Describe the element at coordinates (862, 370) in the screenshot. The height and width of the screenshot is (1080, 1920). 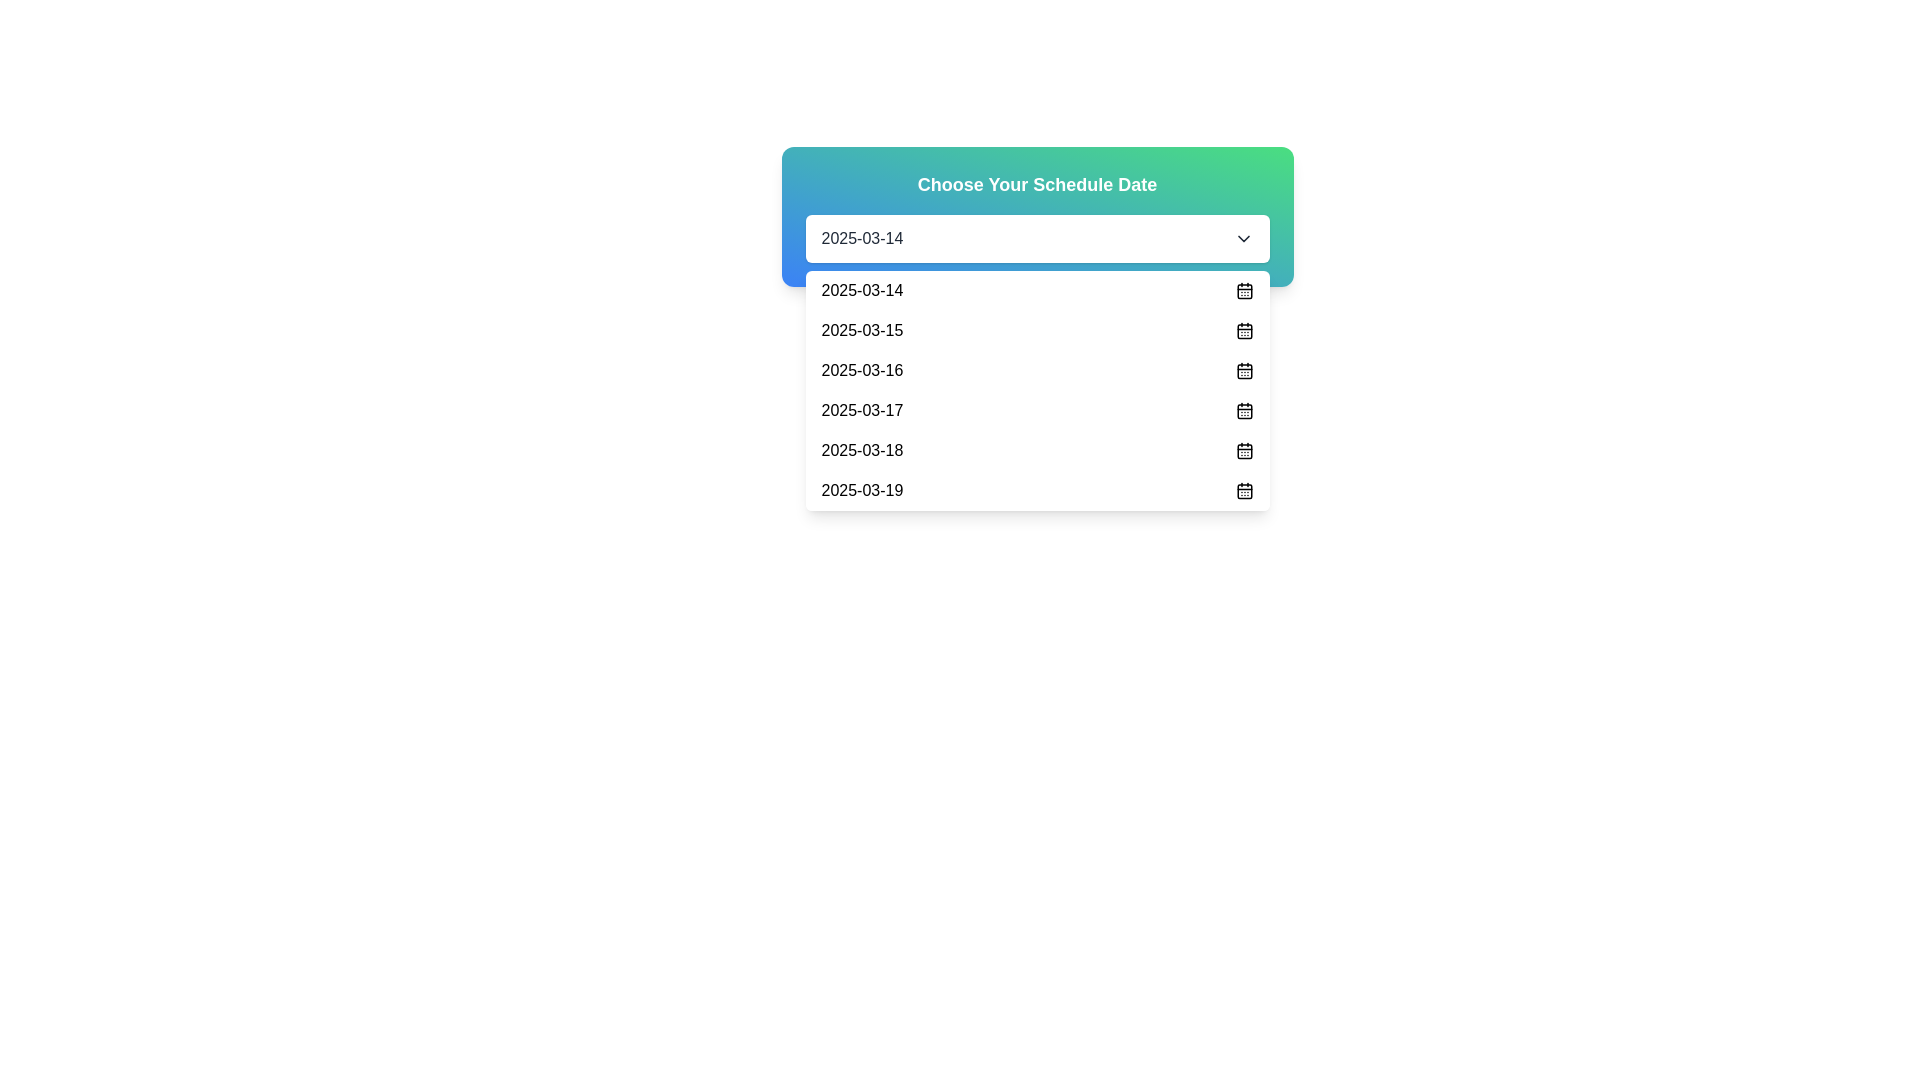
I see `the static text element representing the date option '2025-03-16' in the dropdown menu` at that location.